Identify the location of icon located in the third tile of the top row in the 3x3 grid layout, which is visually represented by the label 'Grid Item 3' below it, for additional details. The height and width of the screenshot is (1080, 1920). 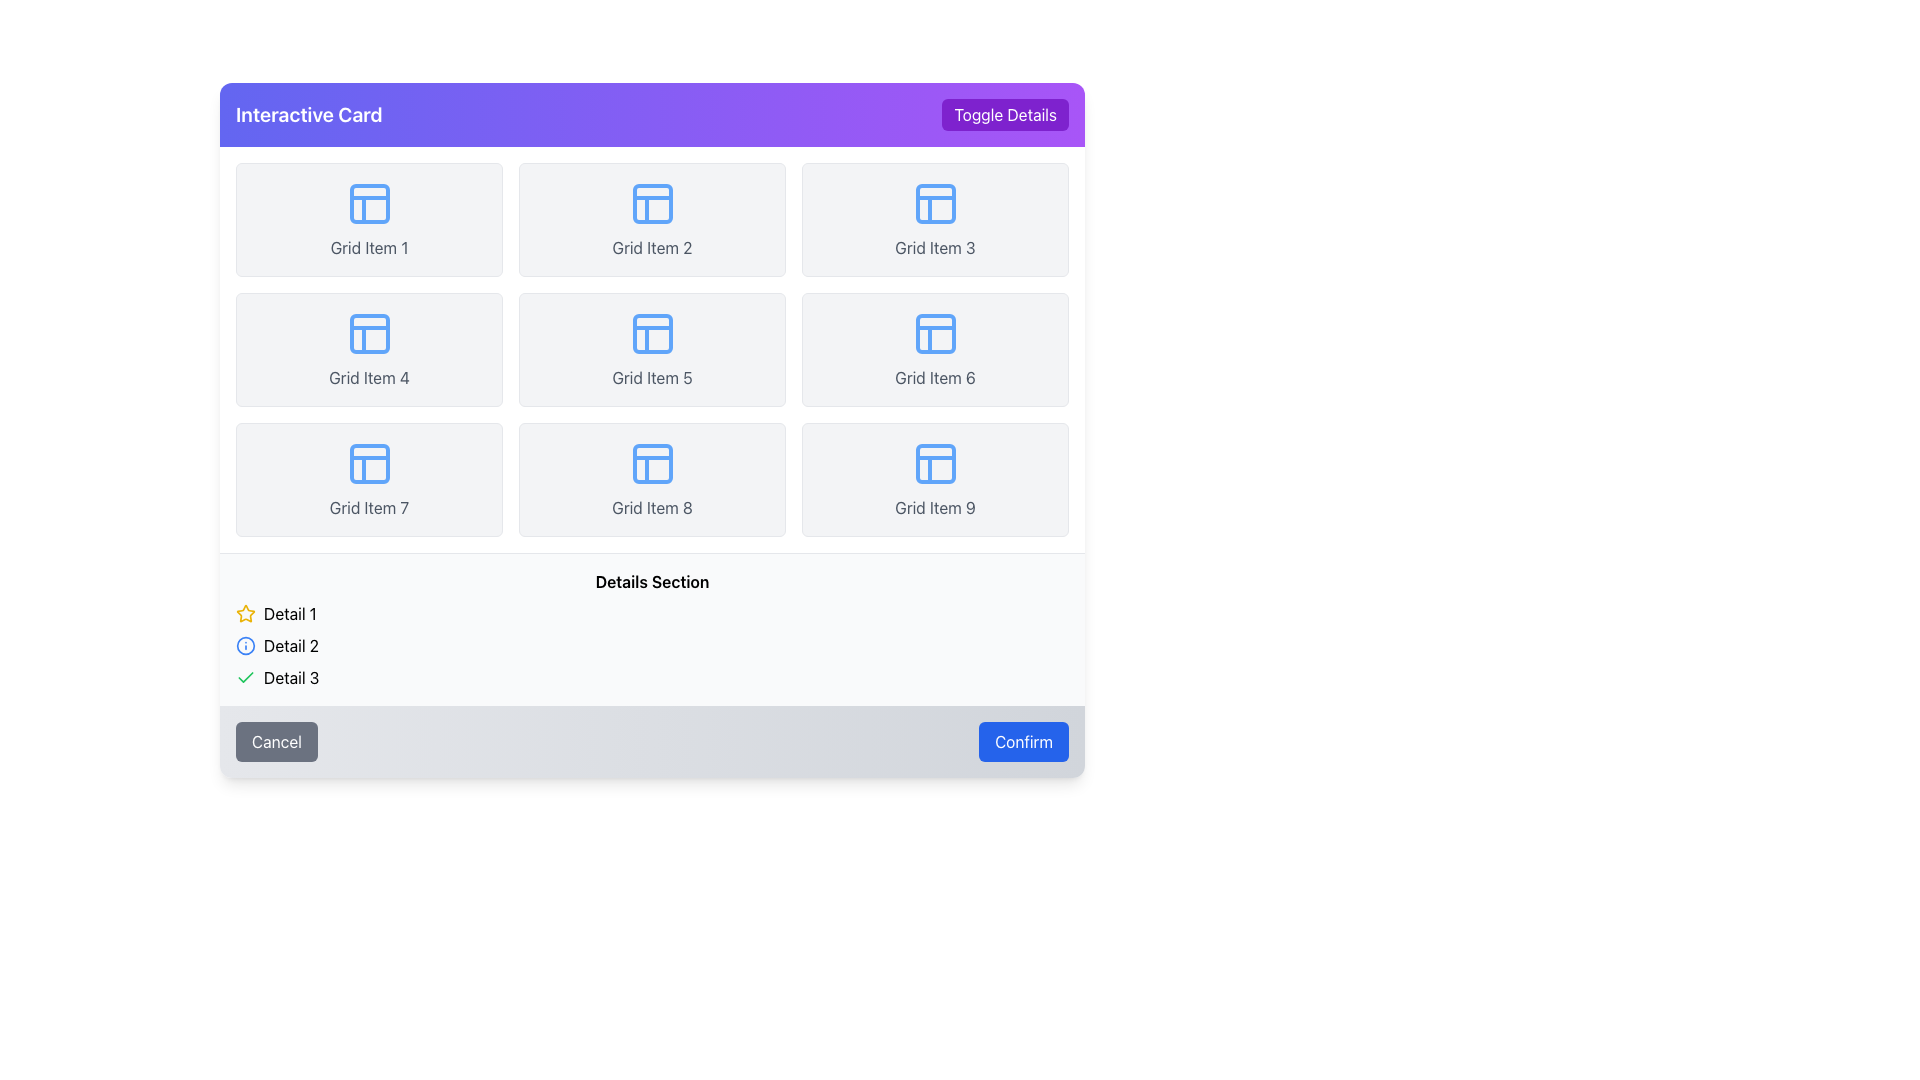
(934, 204).